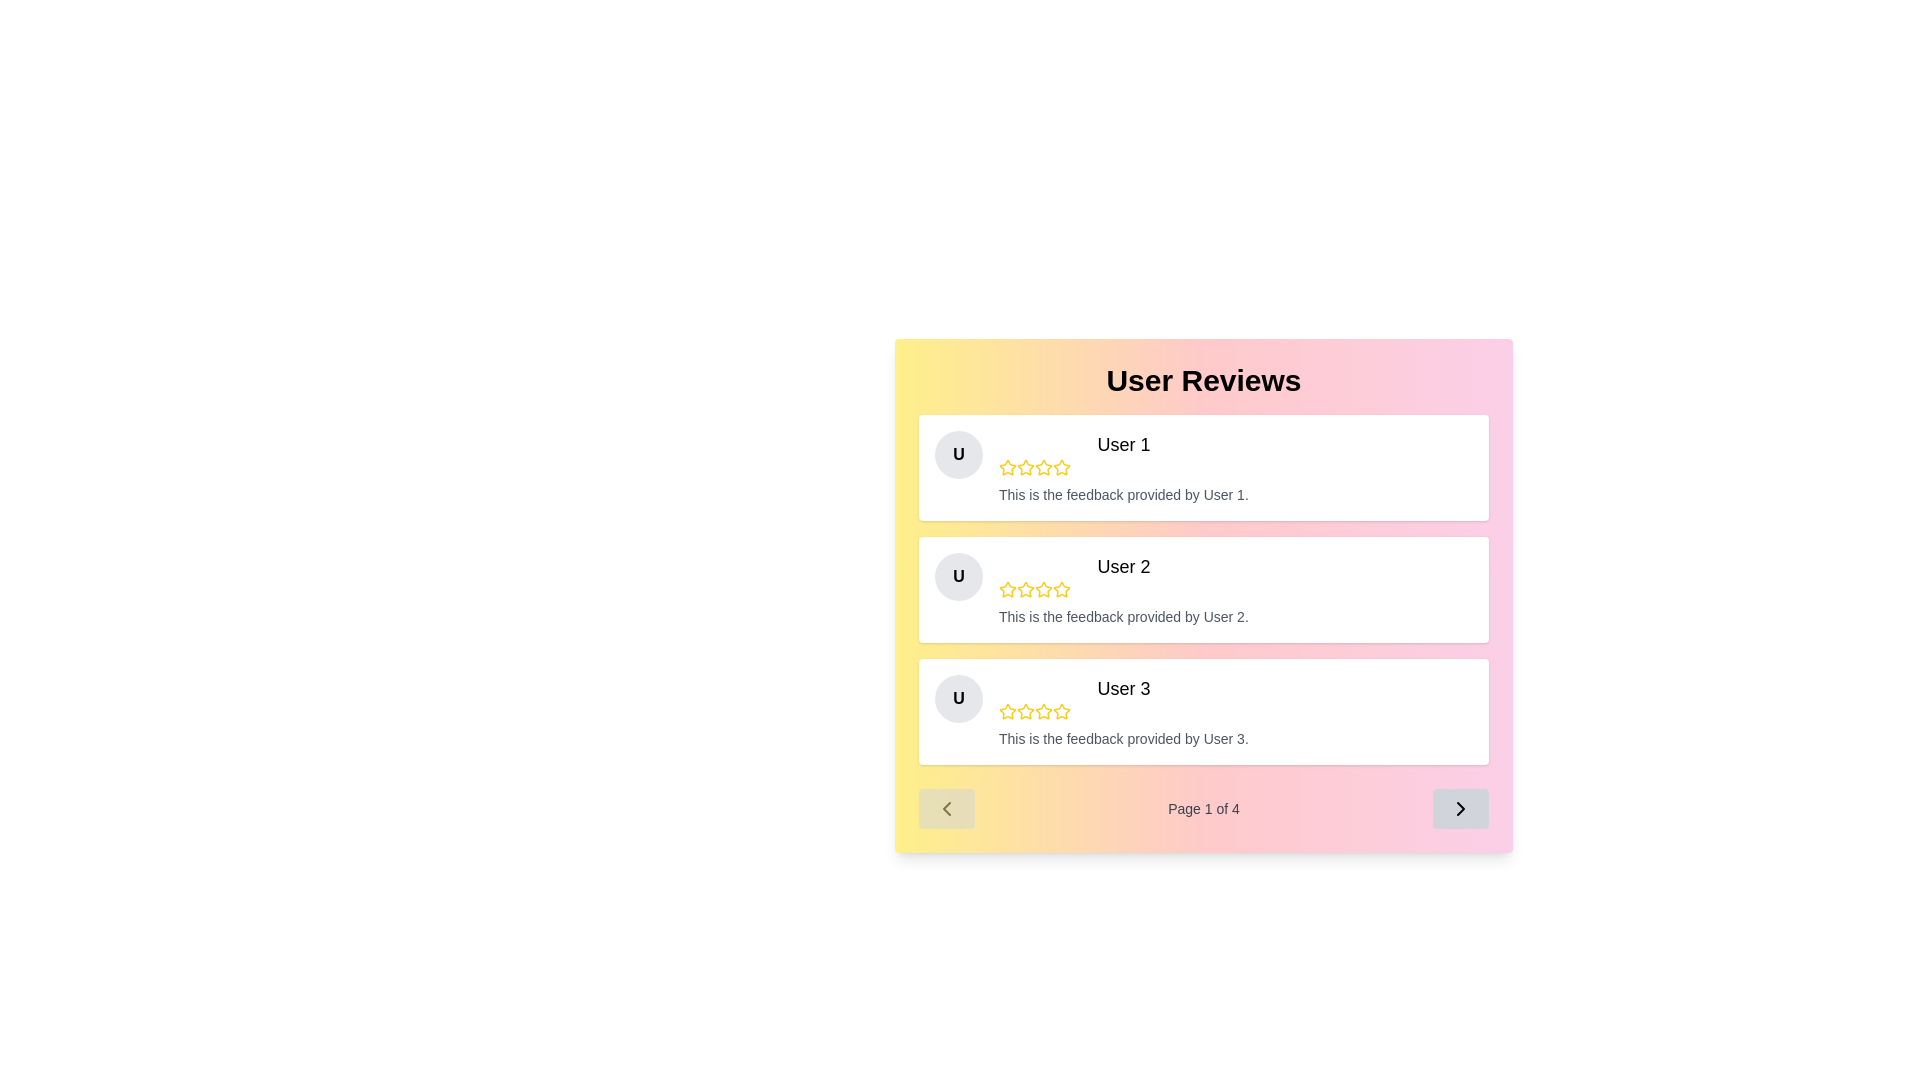  I want to click on the fifth clickable rating star icon, so click(1060, 711).